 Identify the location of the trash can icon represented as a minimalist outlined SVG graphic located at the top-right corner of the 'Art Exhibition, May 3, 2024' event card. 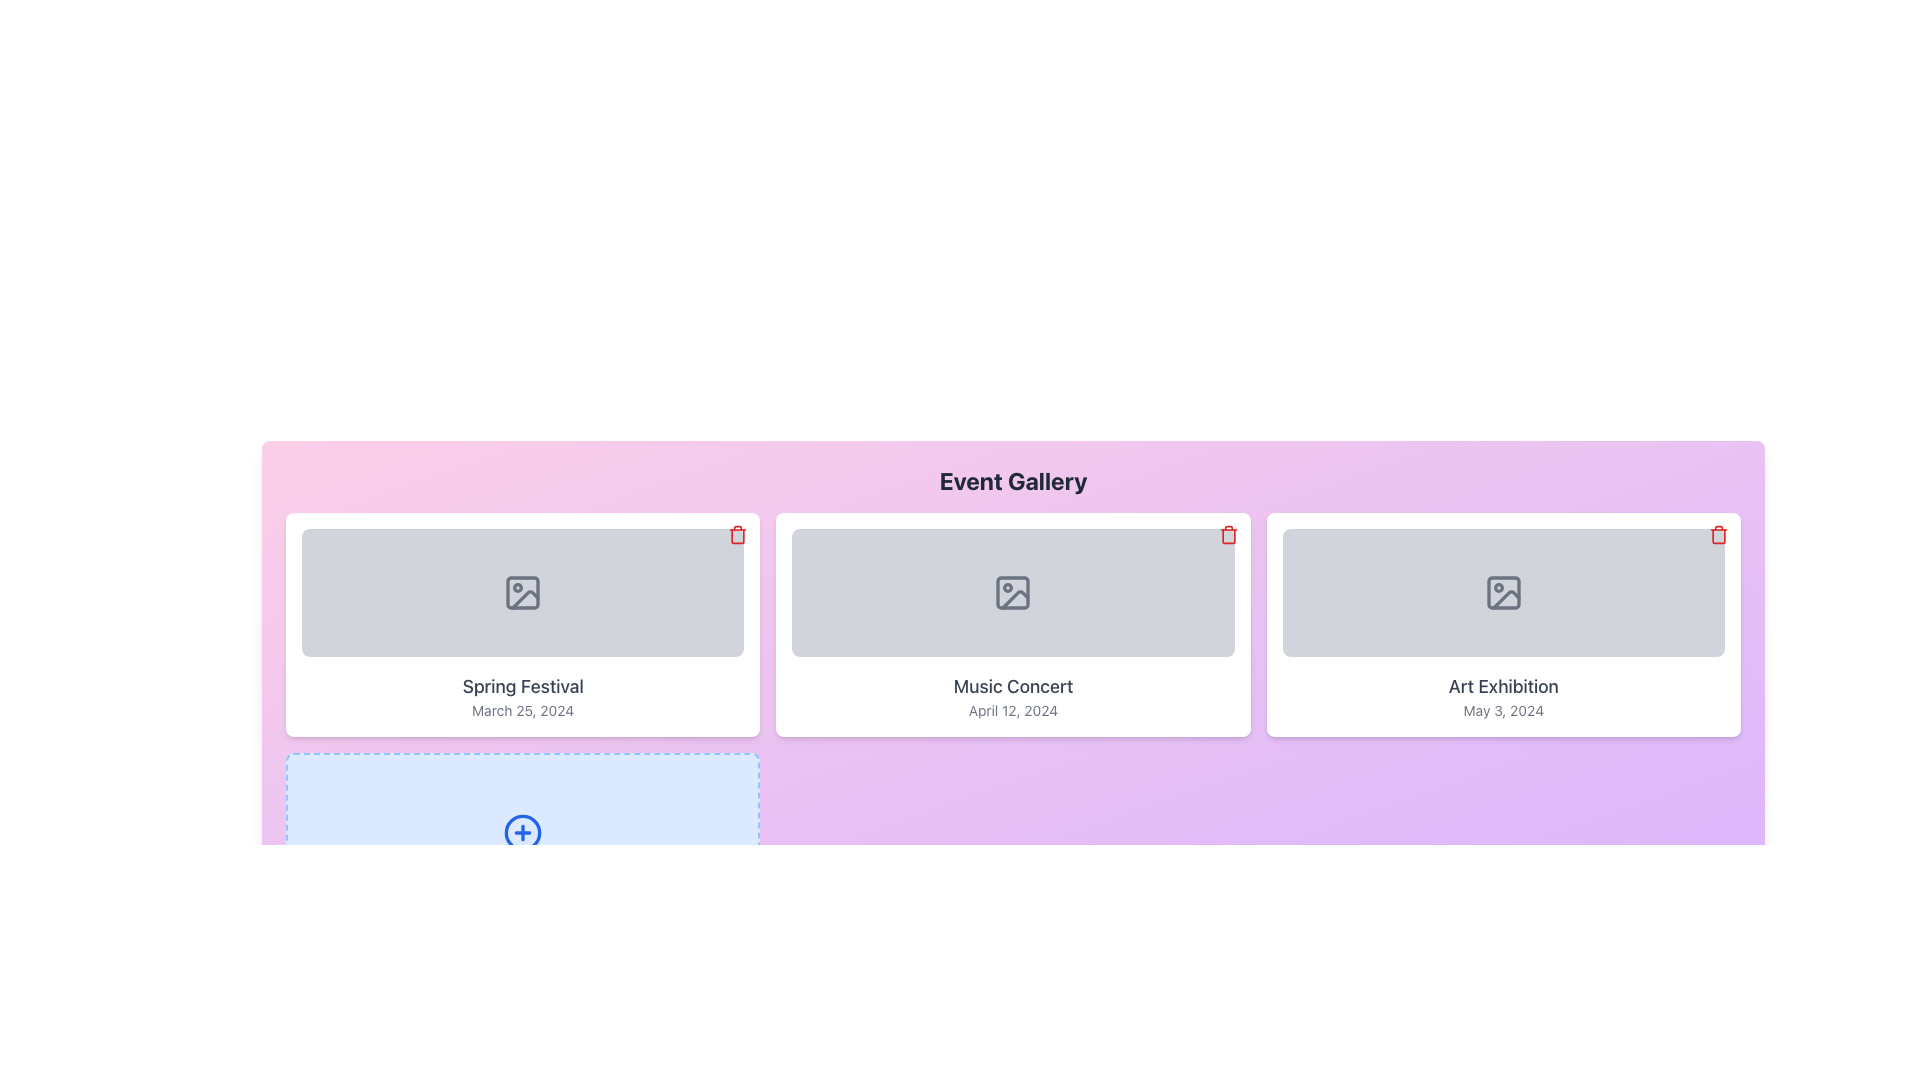
(1717, 535).